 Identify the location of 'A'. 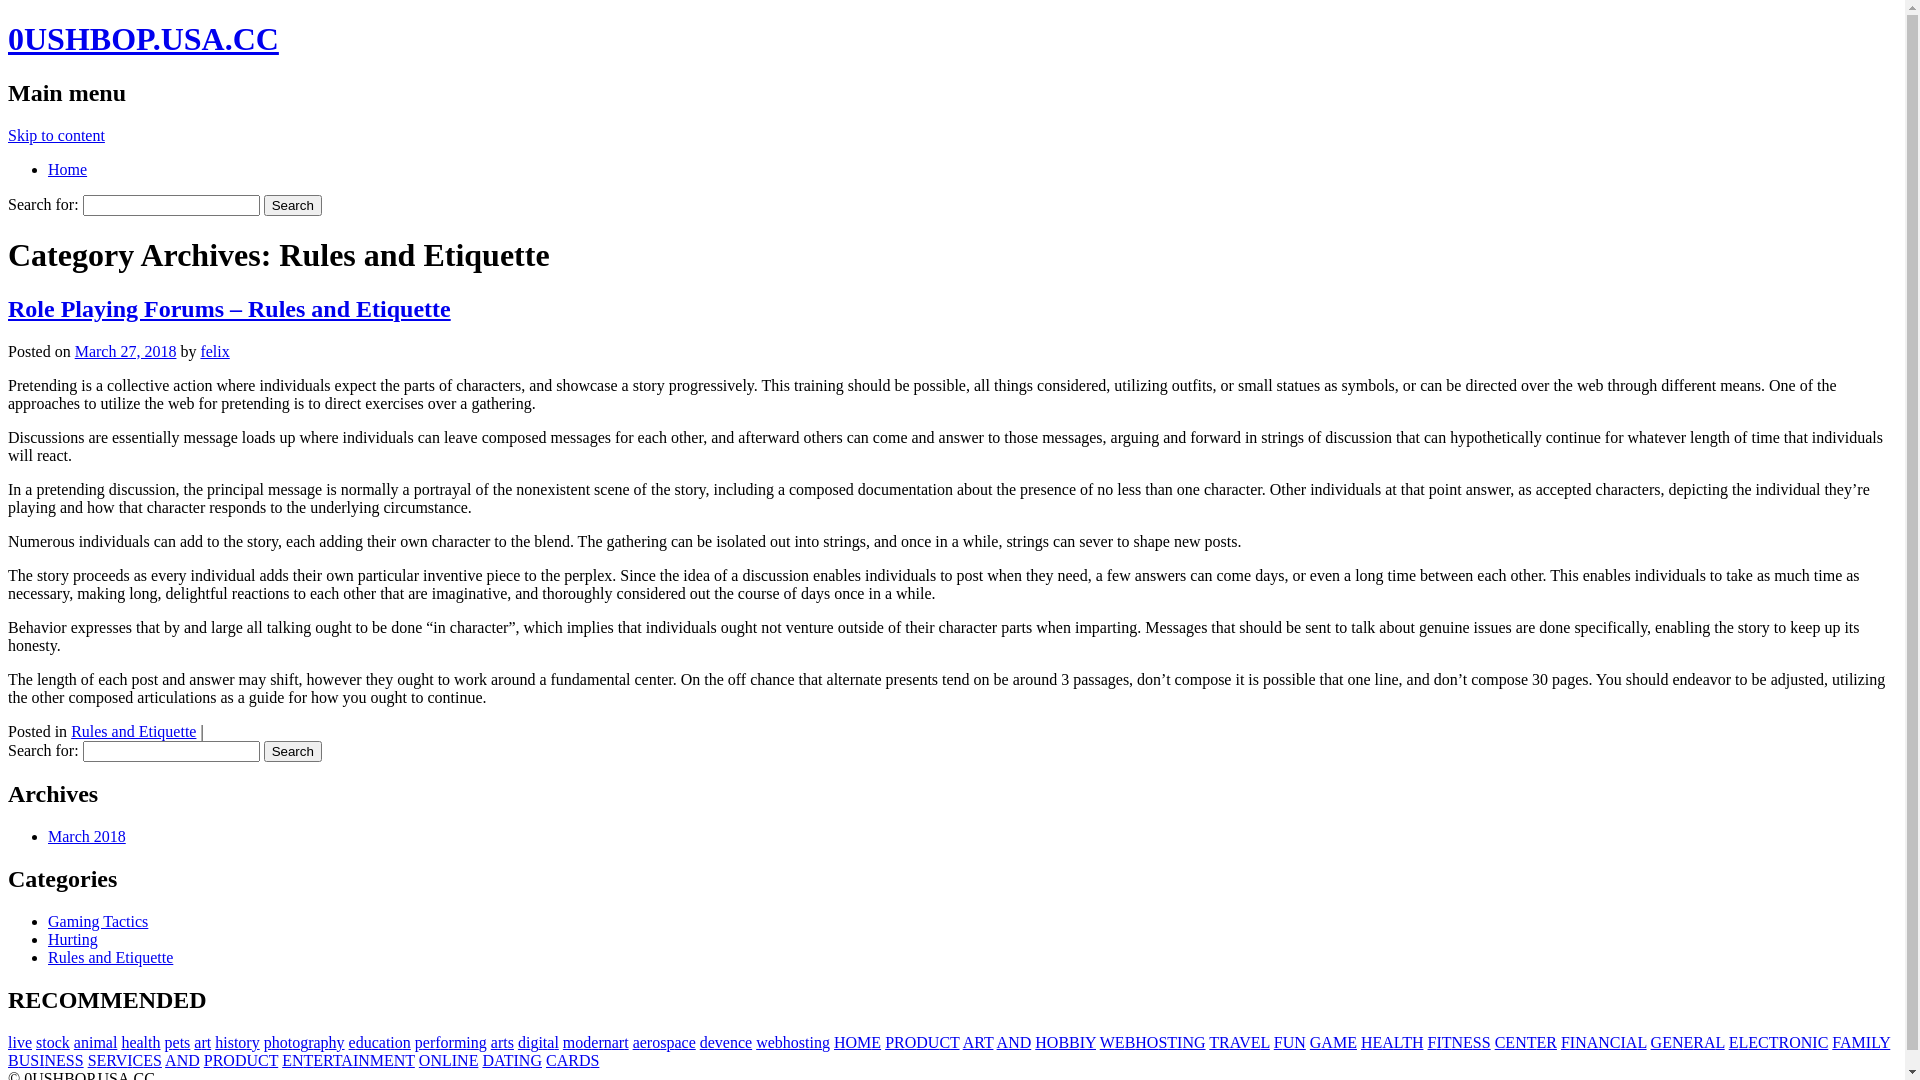
(963, 1041).